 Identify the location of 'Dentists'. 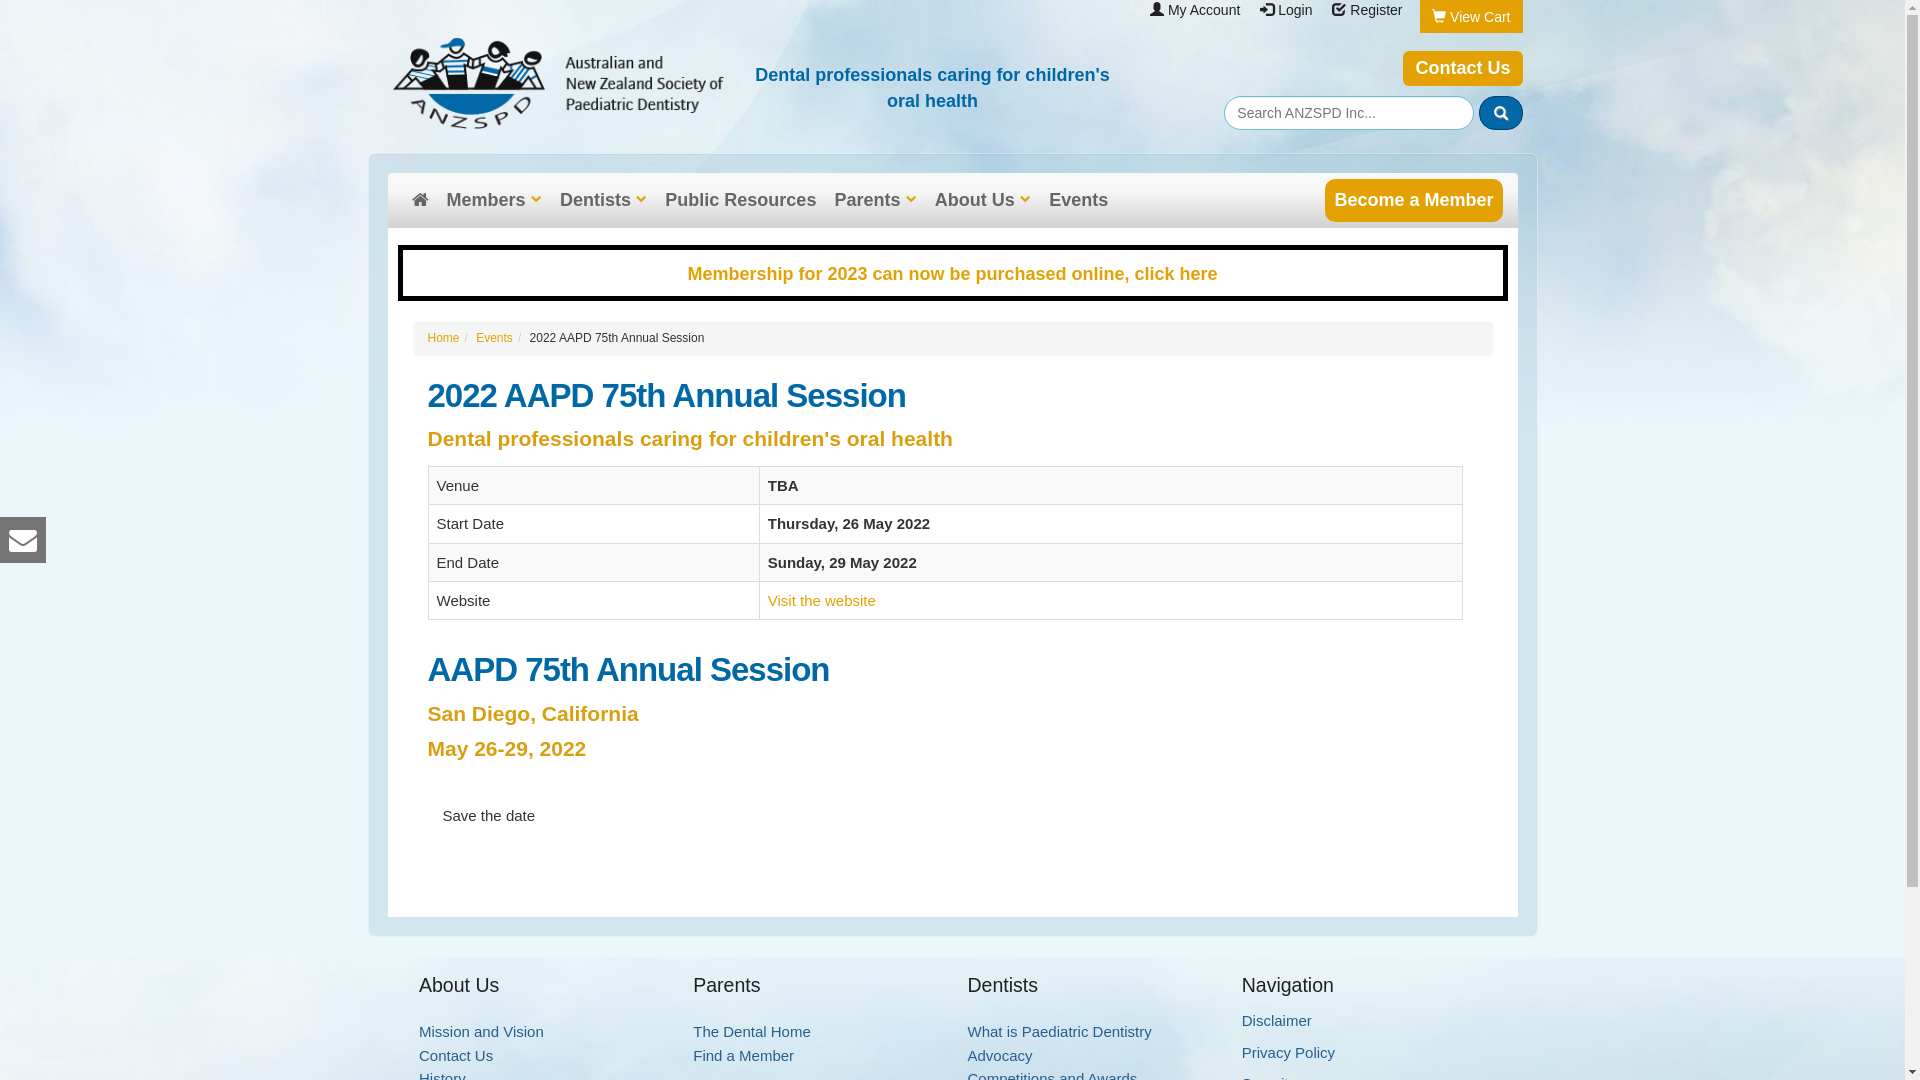
(602, 200).